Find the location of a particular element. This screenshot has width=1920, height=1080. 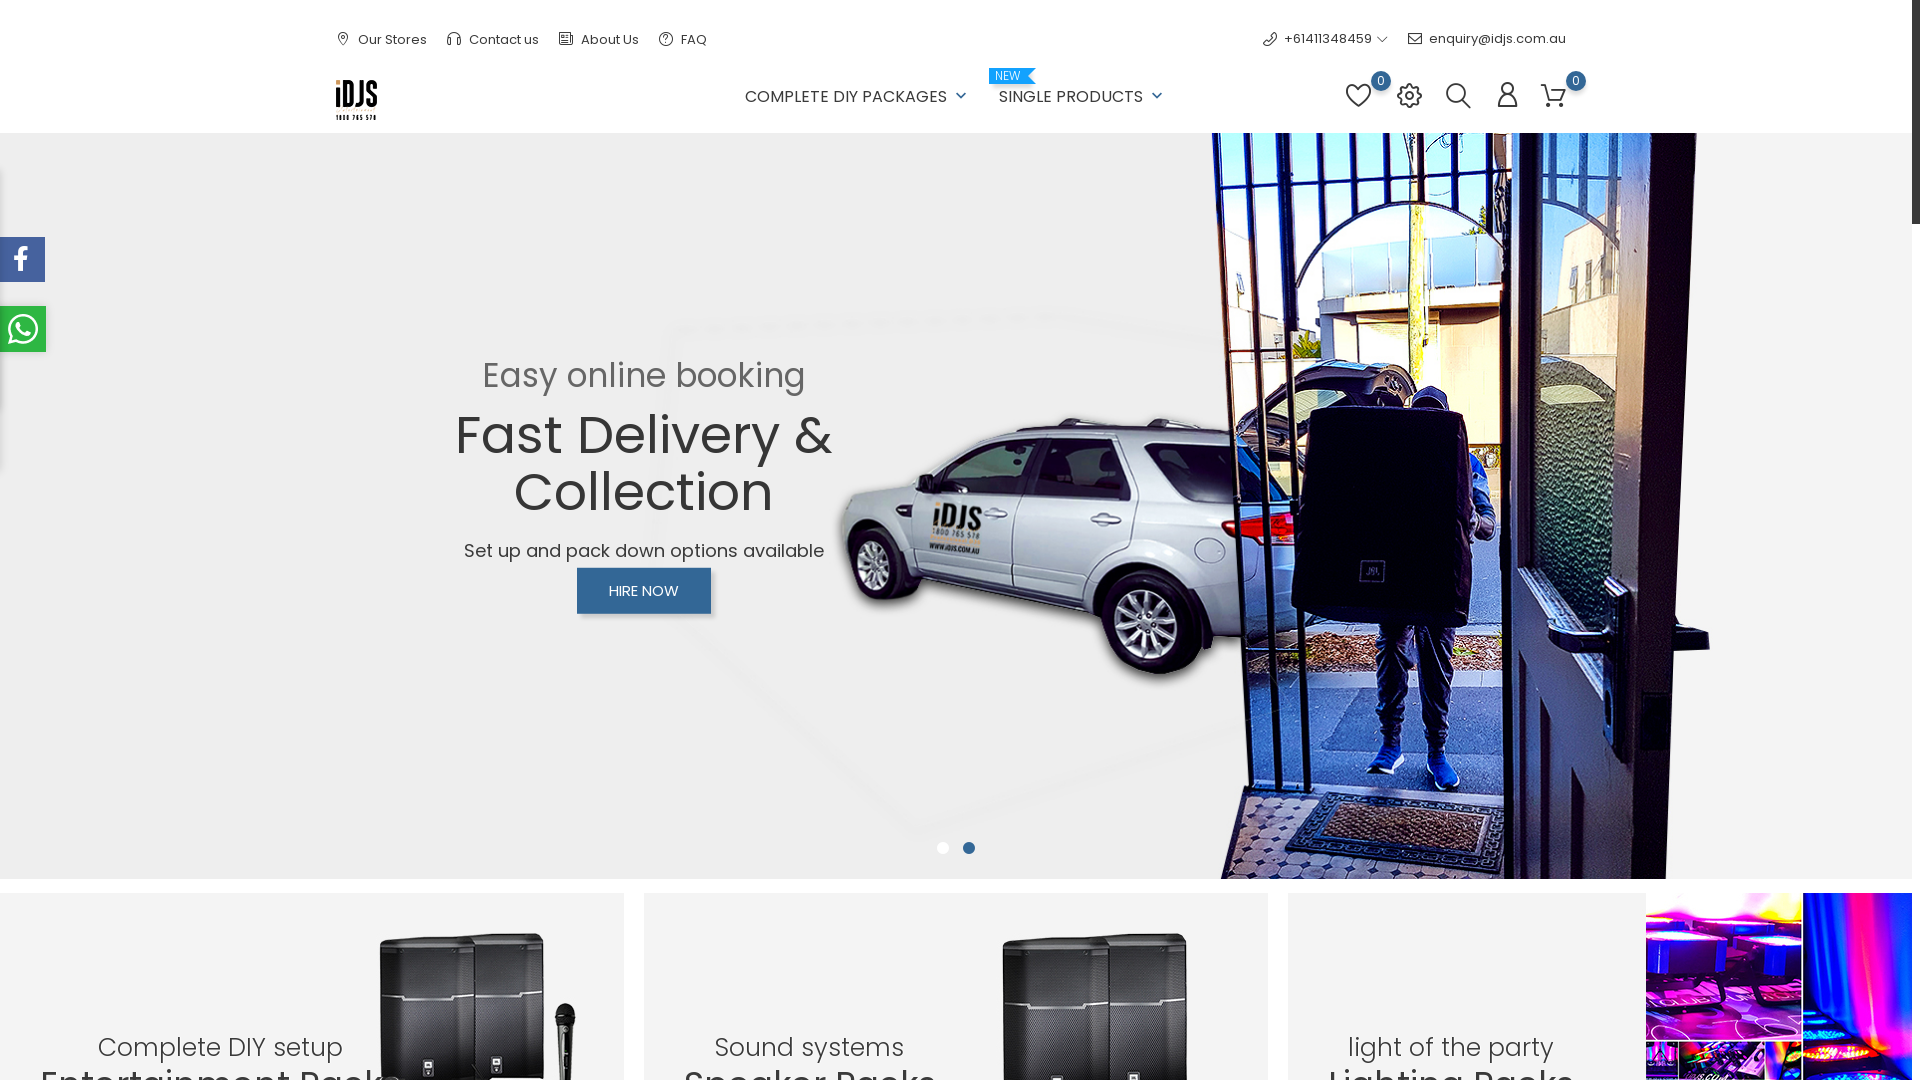

'Rental process' is located at coordinates (907, 805).